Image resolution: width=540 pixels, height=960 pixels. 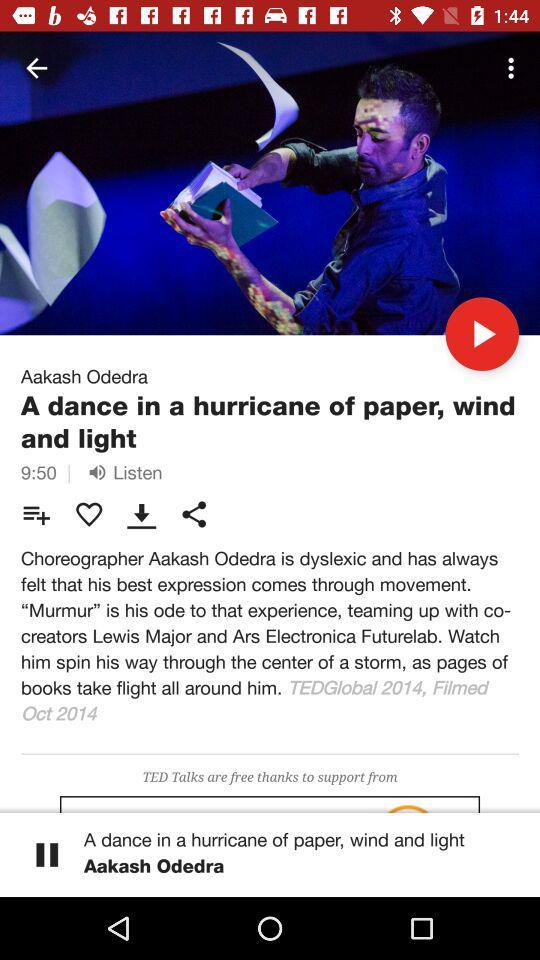 I want to click on more option from right top, so click(x=514, y=68).